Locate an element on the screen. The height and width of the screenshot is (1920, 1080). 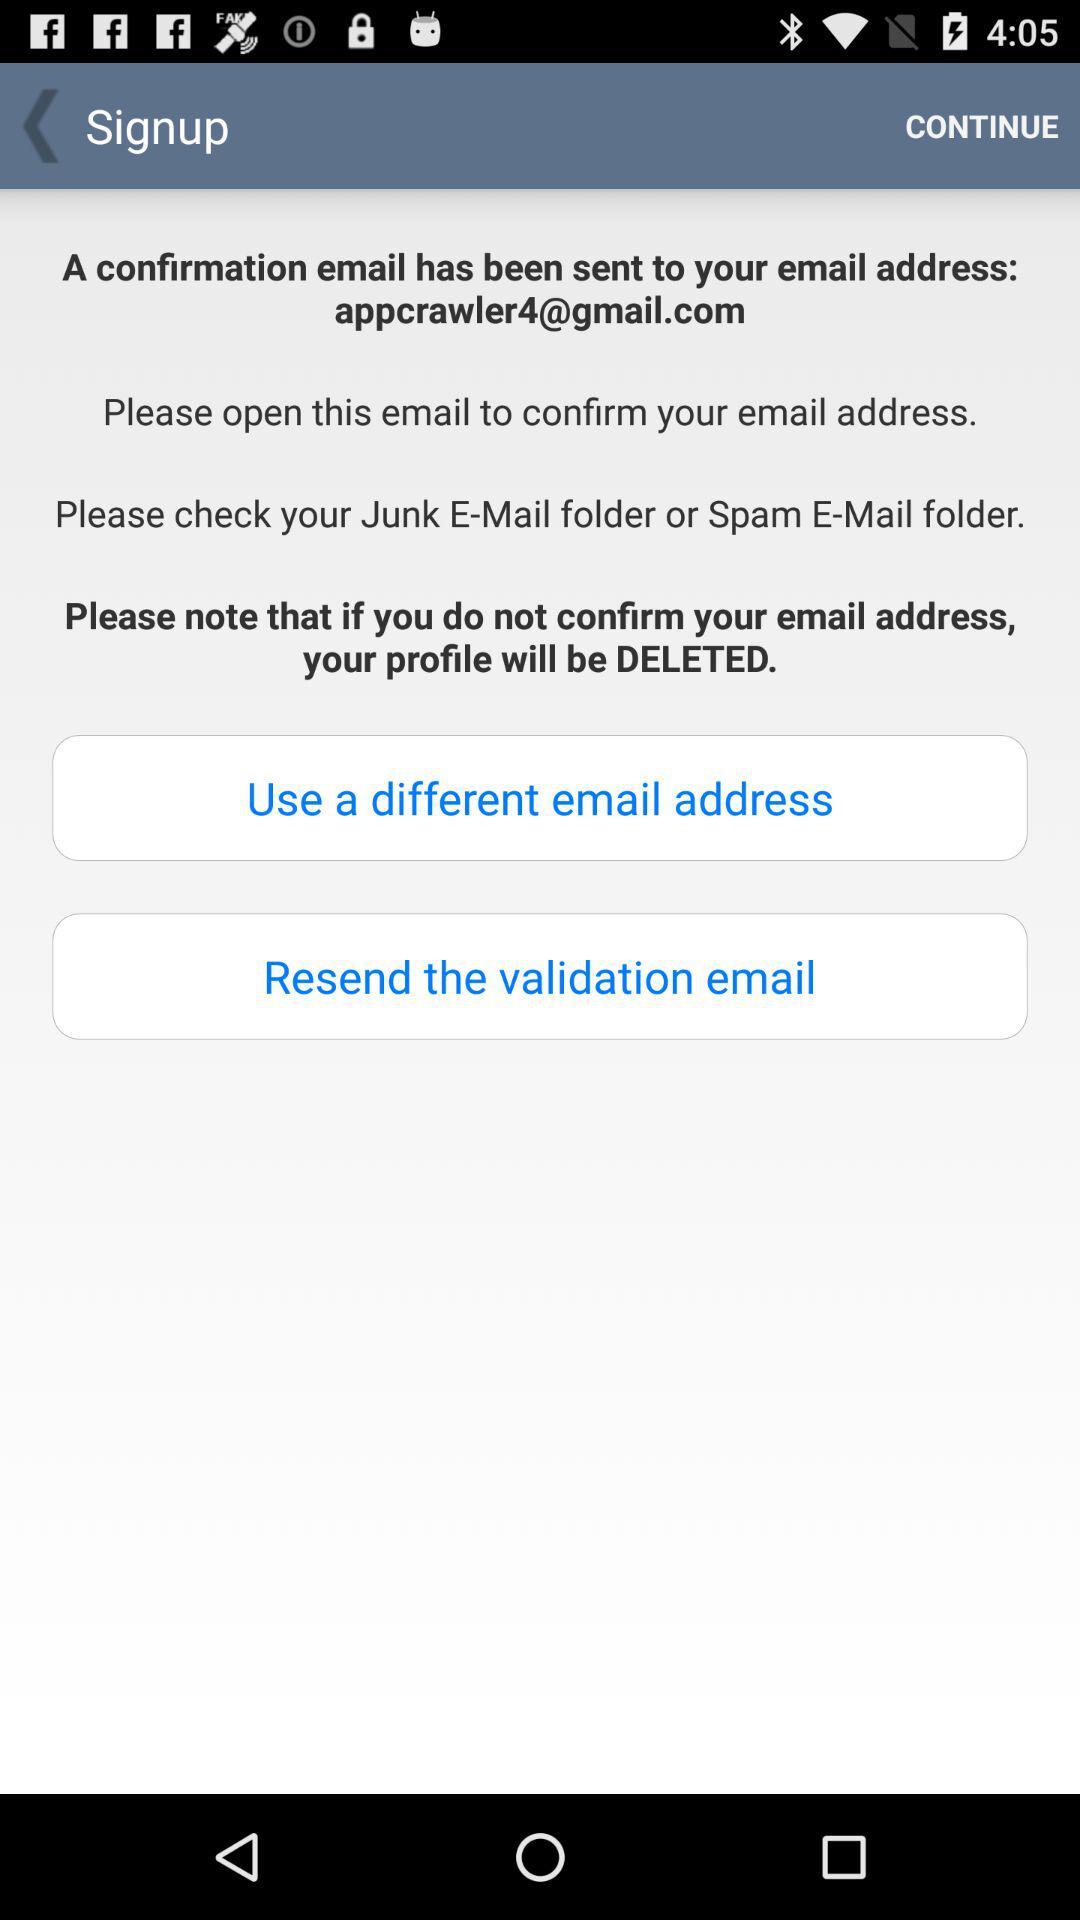
icon above resend the validation is located at coordinates (540, 796).